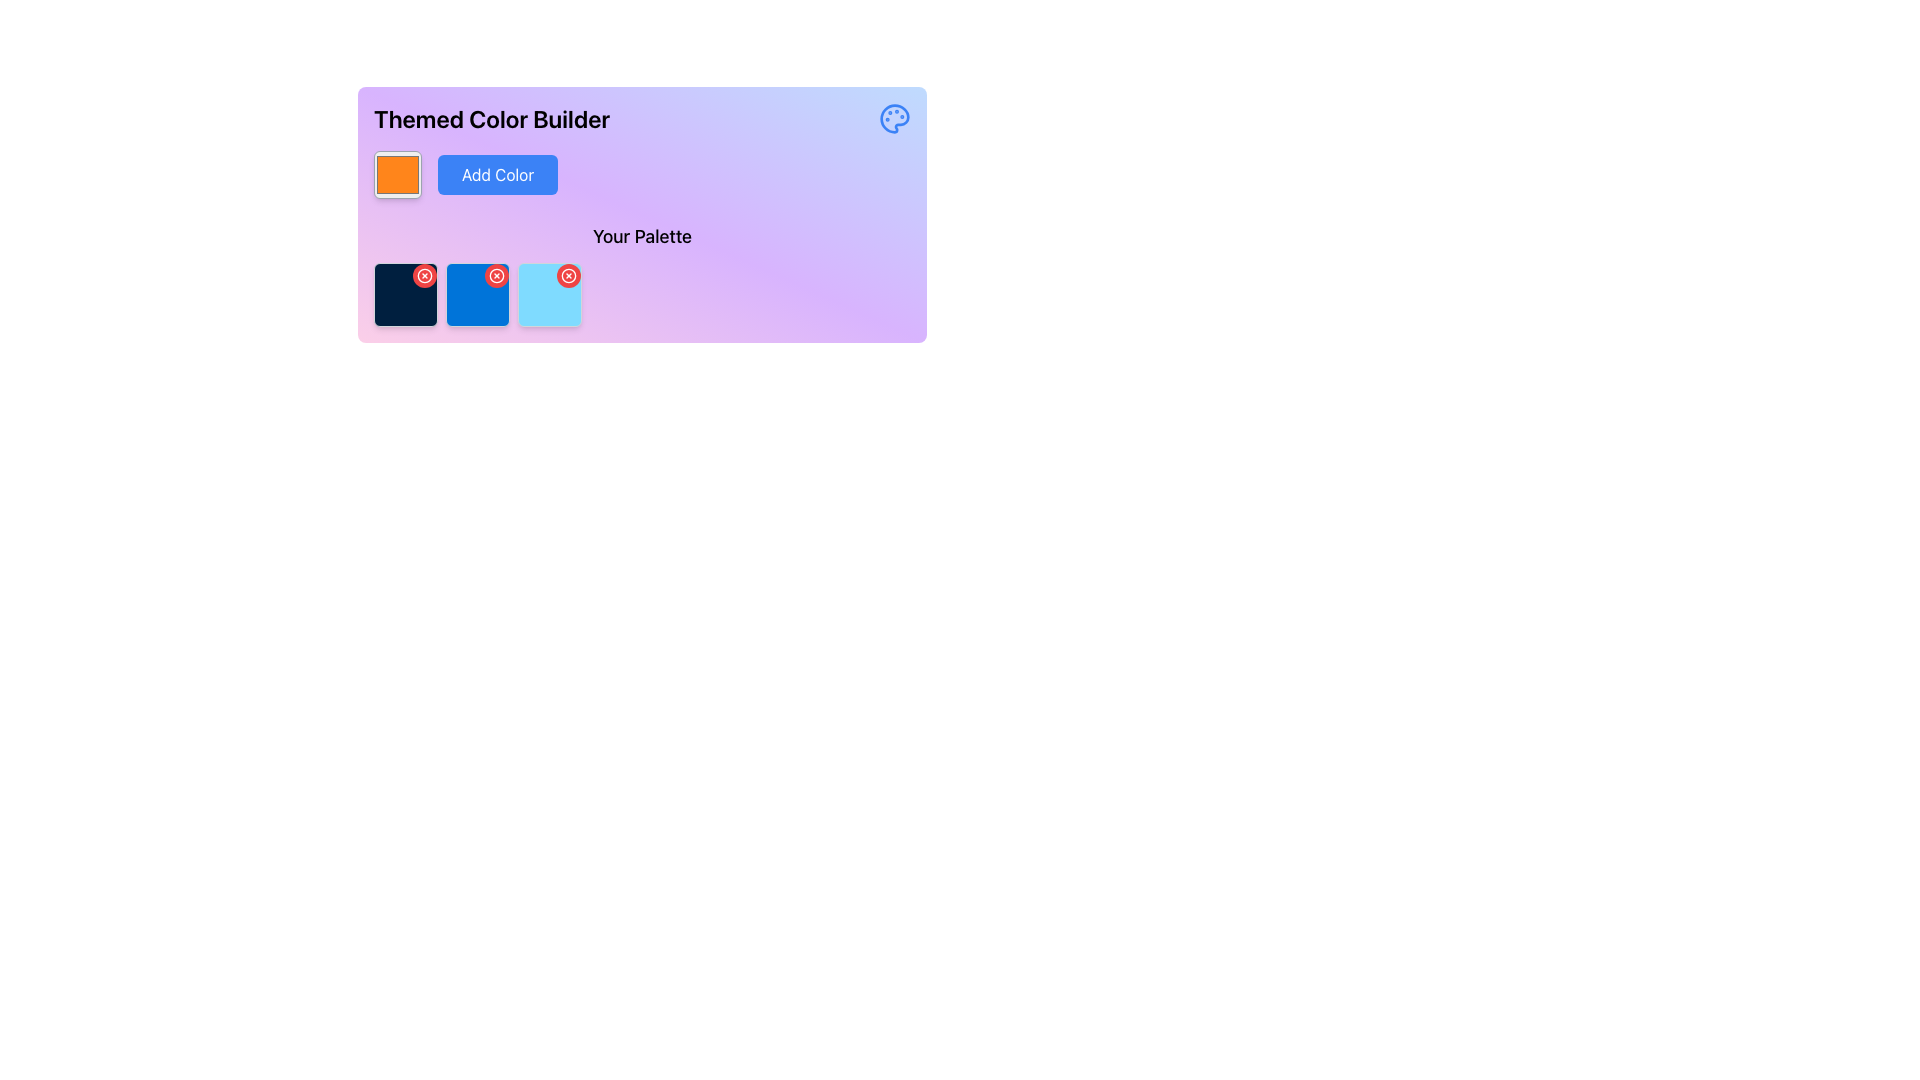 This screenshot has width=1920, height=1080. What do you see at coordinates (642, 235) in the screenshot?
I see `the static text label located at the bottom area of the color-building section, which serves as a heading for the color preview squares` at bounding box center [642, 235].